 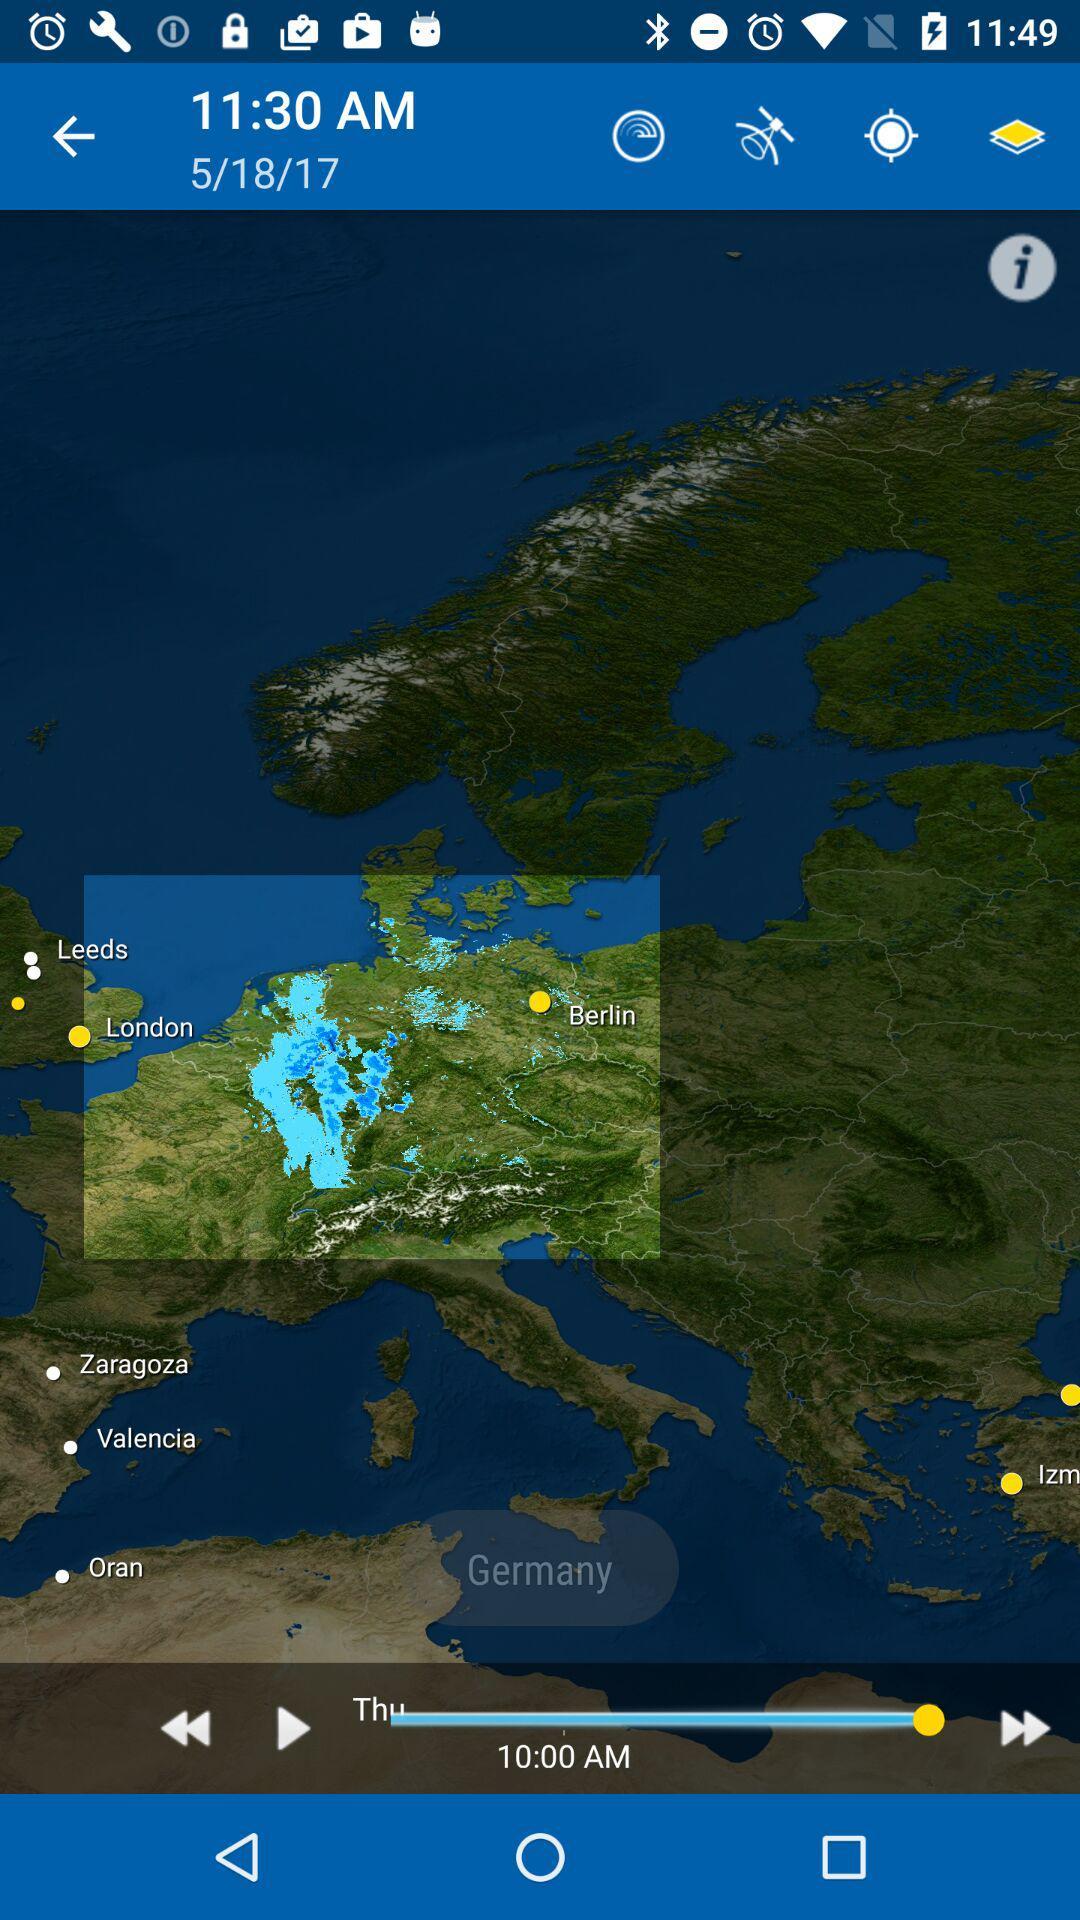 What do you see at coordinates (294, 1727) in the screenshot?
I see `play` at bounding box center [294, 1727].